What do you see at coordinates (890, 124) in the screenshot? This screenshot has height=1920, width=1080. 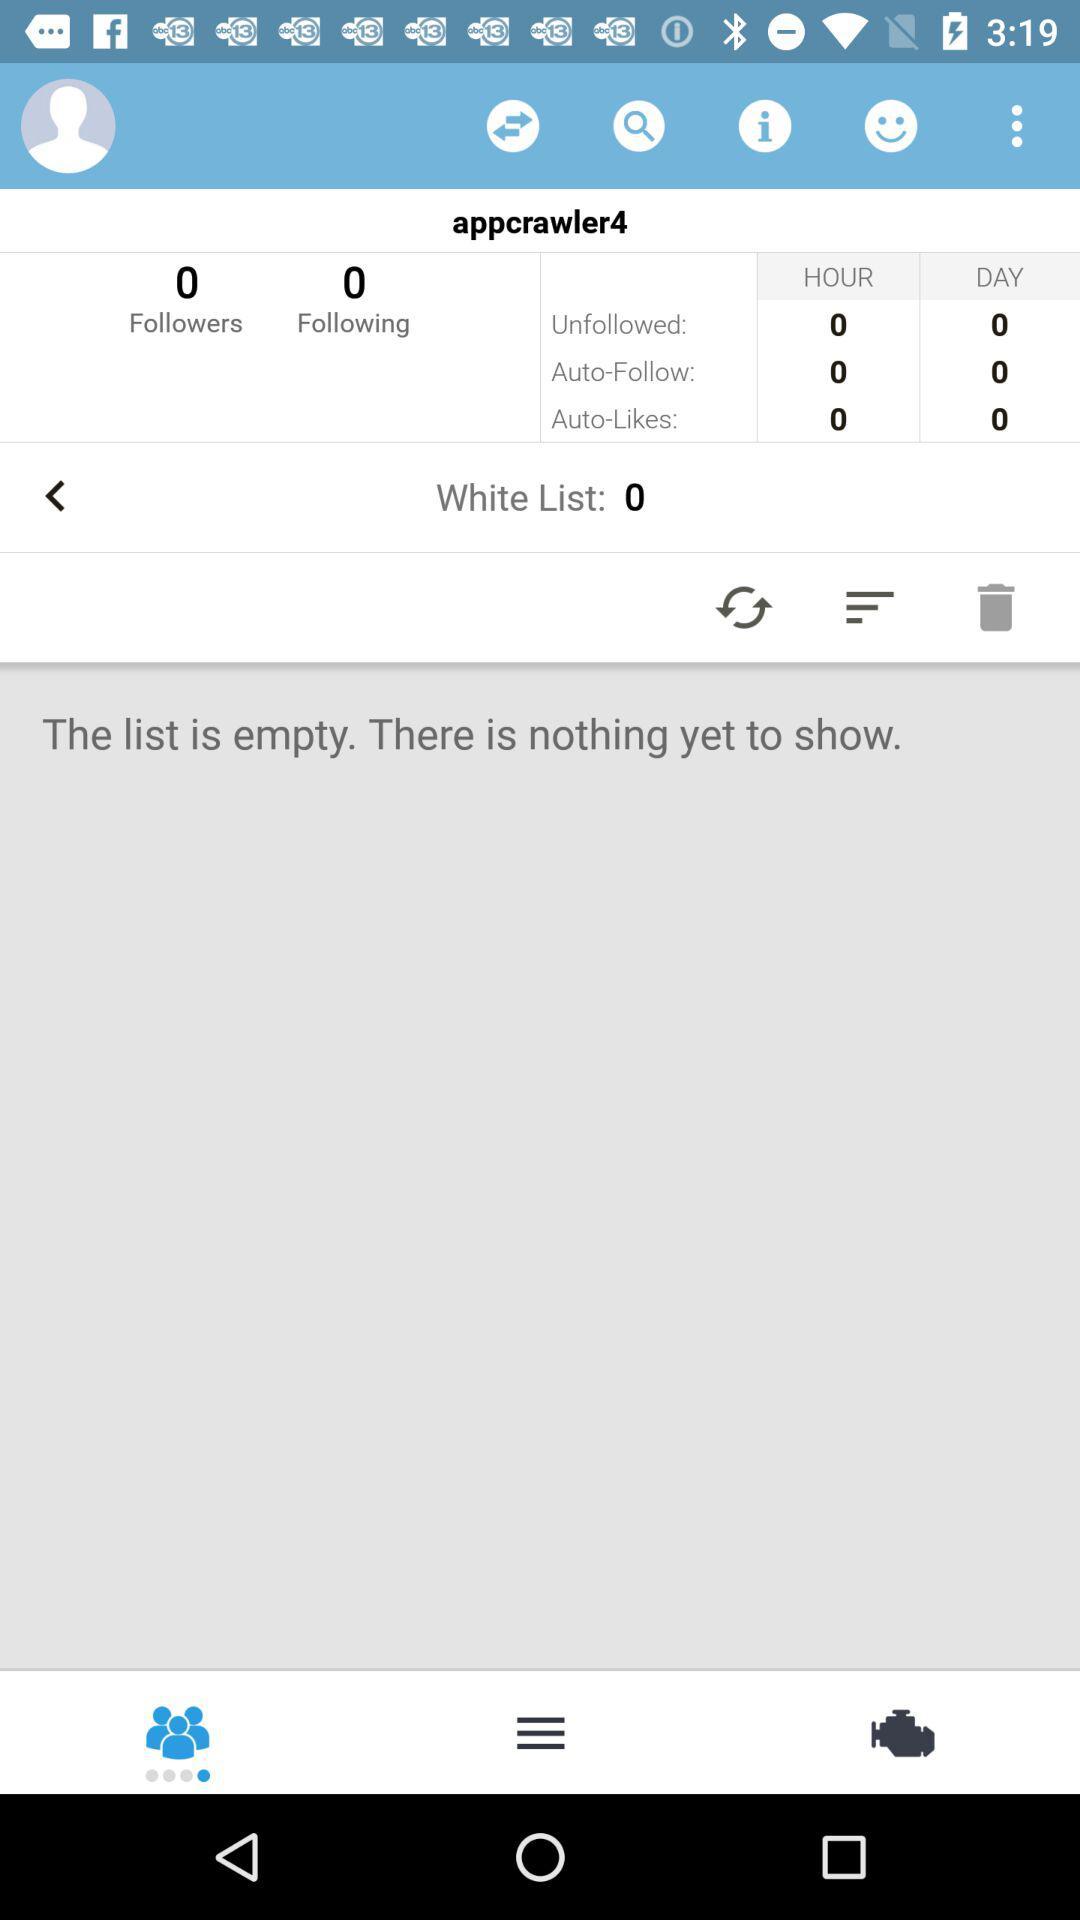 I see `the item above the appcrawler4` at bounding box center [890, 124].